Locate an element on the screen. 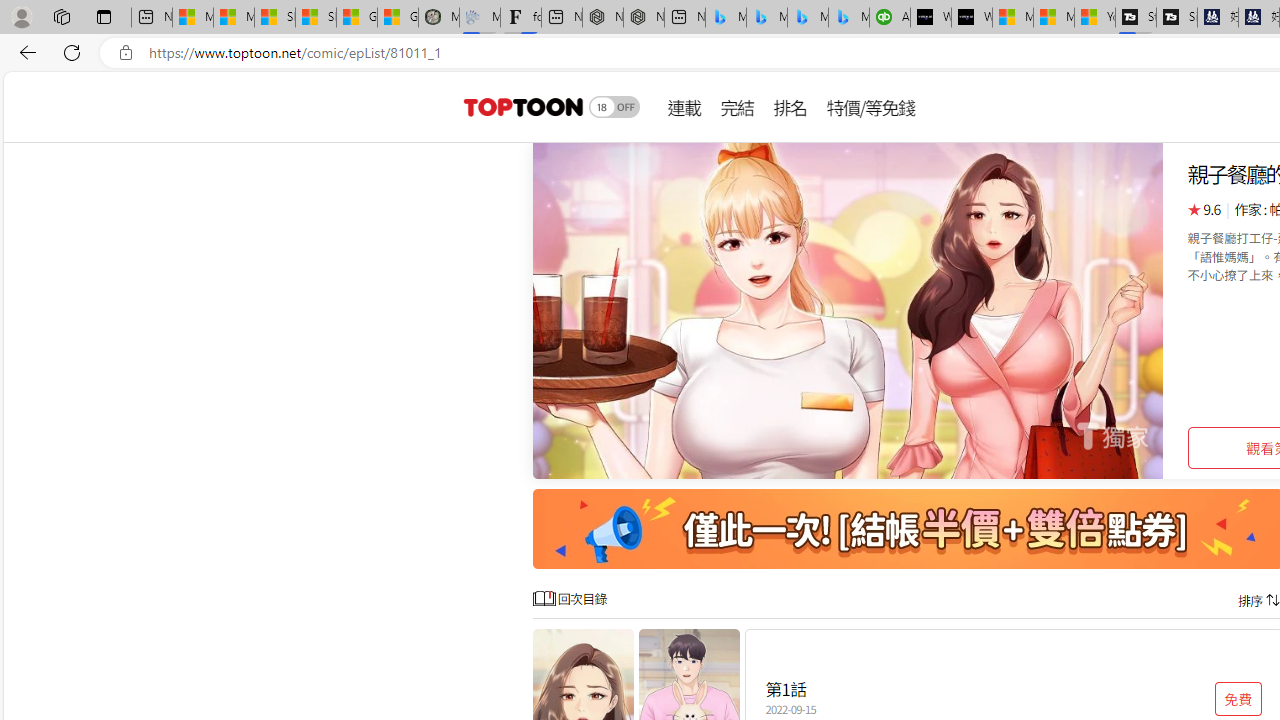 The height and width of the screenshot is (720, 1280). 'What' is located at coordinates (972, 17).